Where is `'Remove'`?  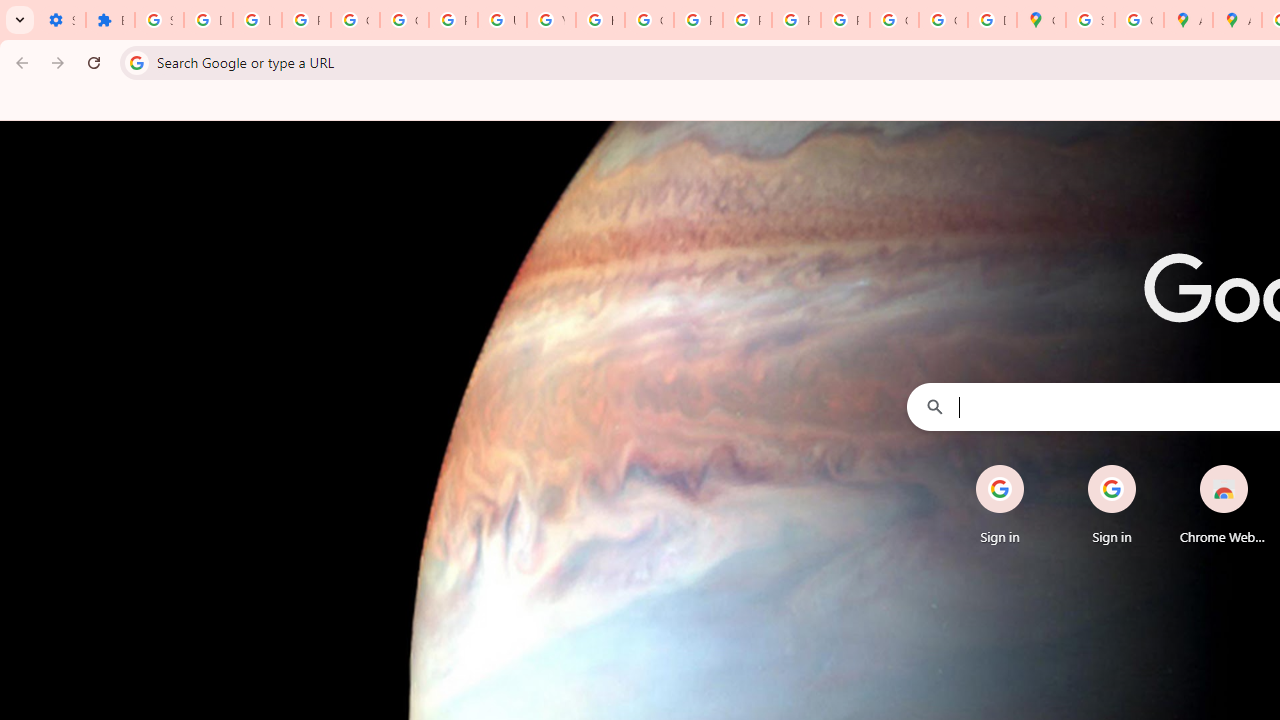 'Remove' is located at coordinates (1263, 466).